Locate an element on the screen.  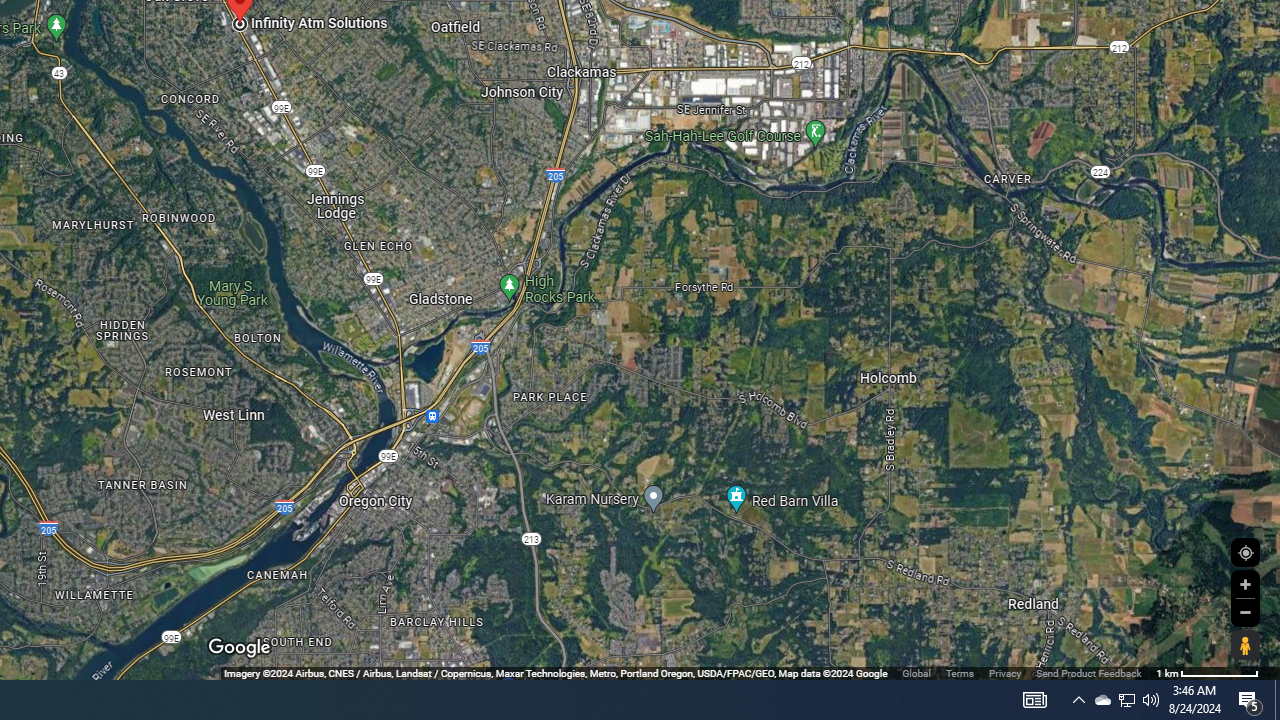
'Show Street View coverage' is located at coordinates (1244, 645).